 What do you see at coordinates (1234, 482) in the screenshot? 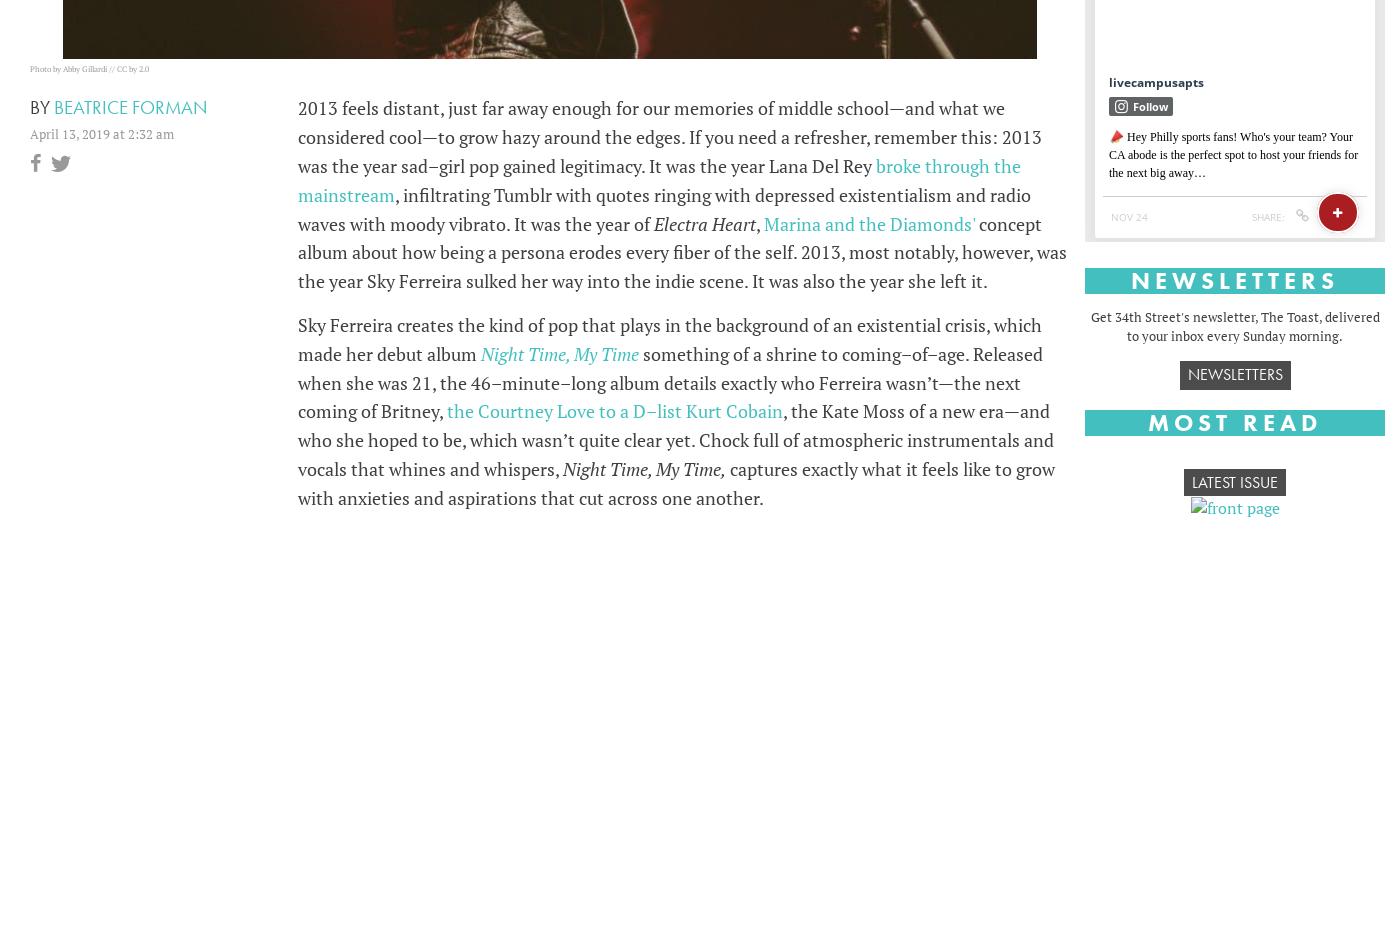
I see `'Latest Issue'` at bounding box center [1234, 482].